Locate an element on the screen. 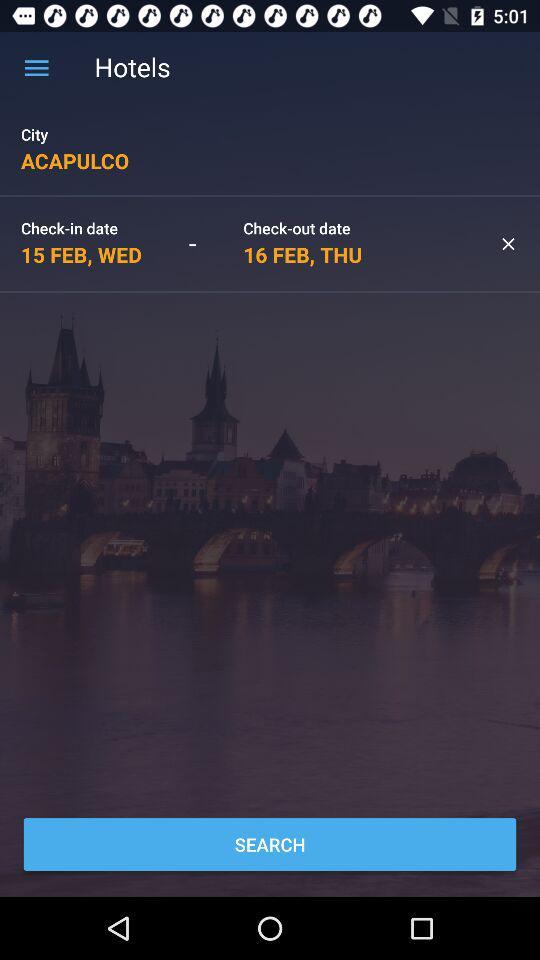 The width and height of the screenshot is (540, 960). the close icon is located at coordinates (508, 260).